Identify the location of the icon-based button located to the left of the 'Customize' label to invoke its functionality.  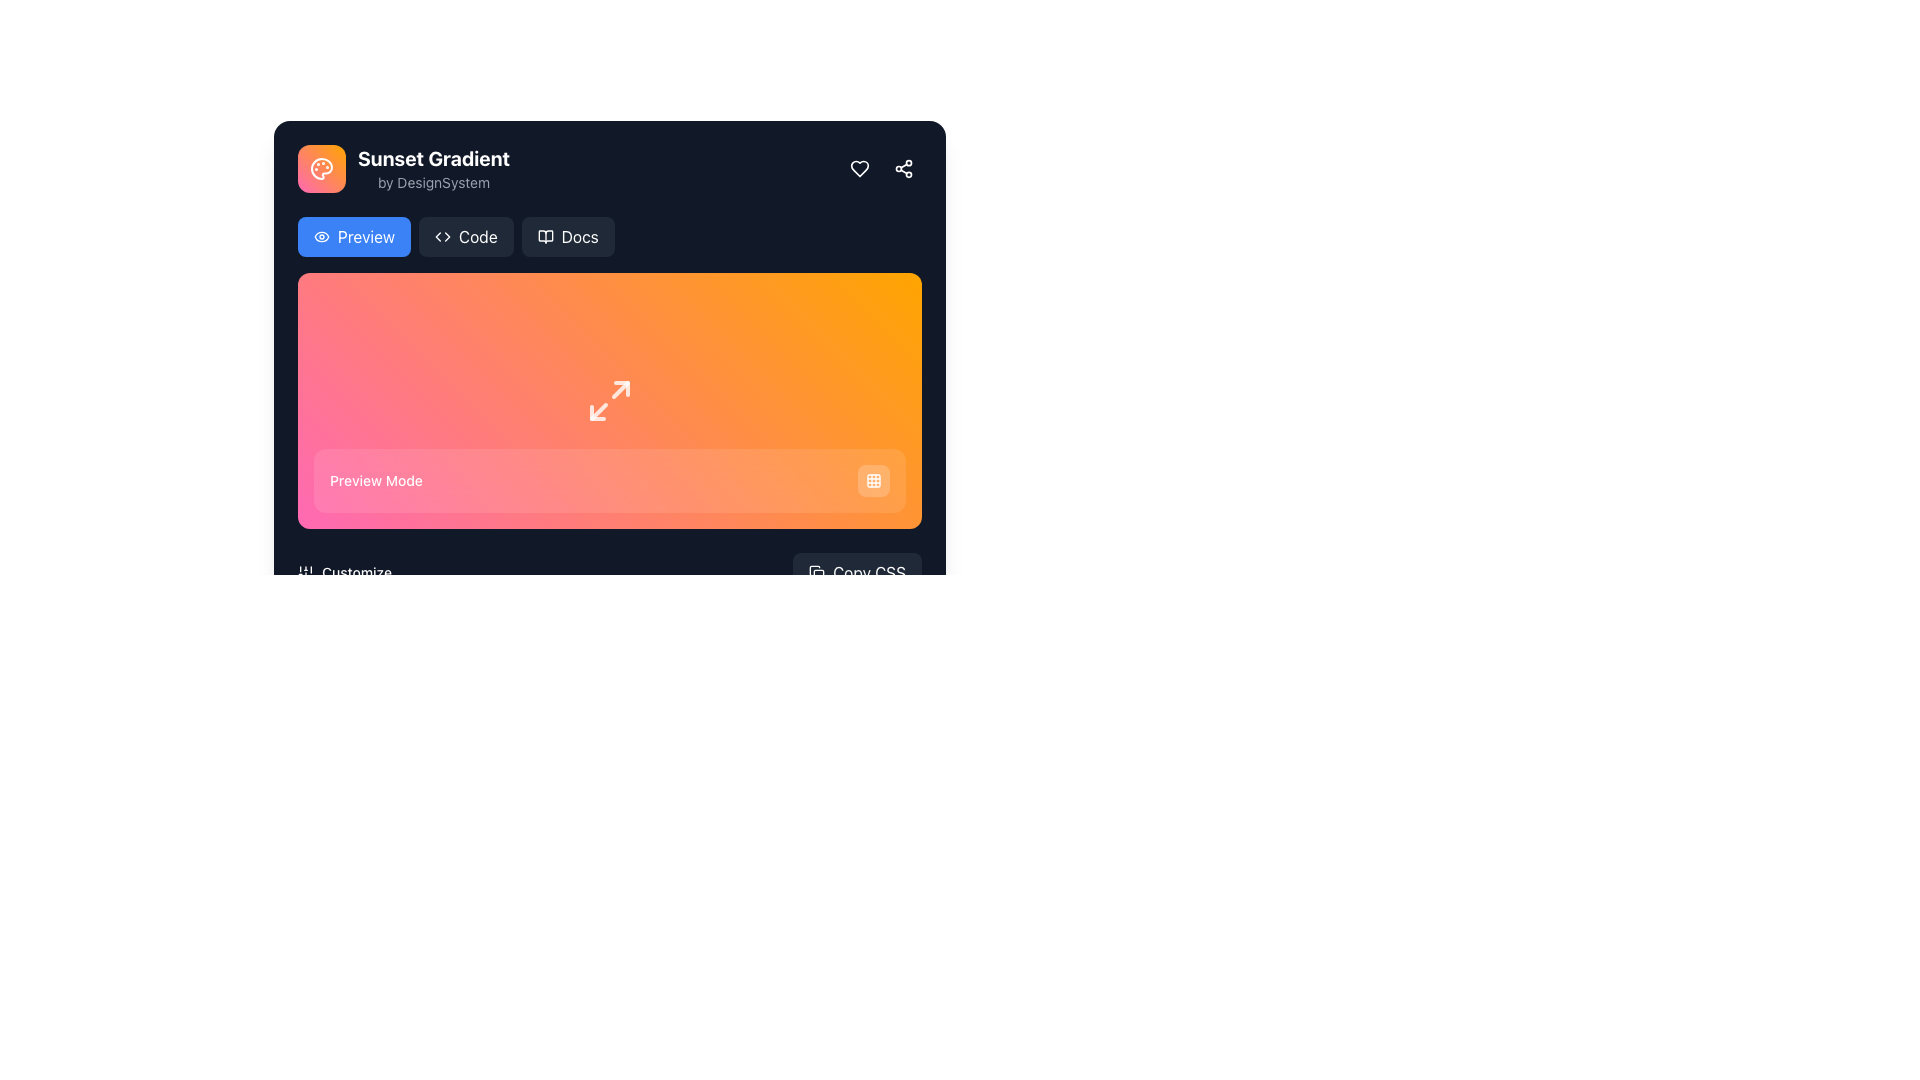
(305, 573).